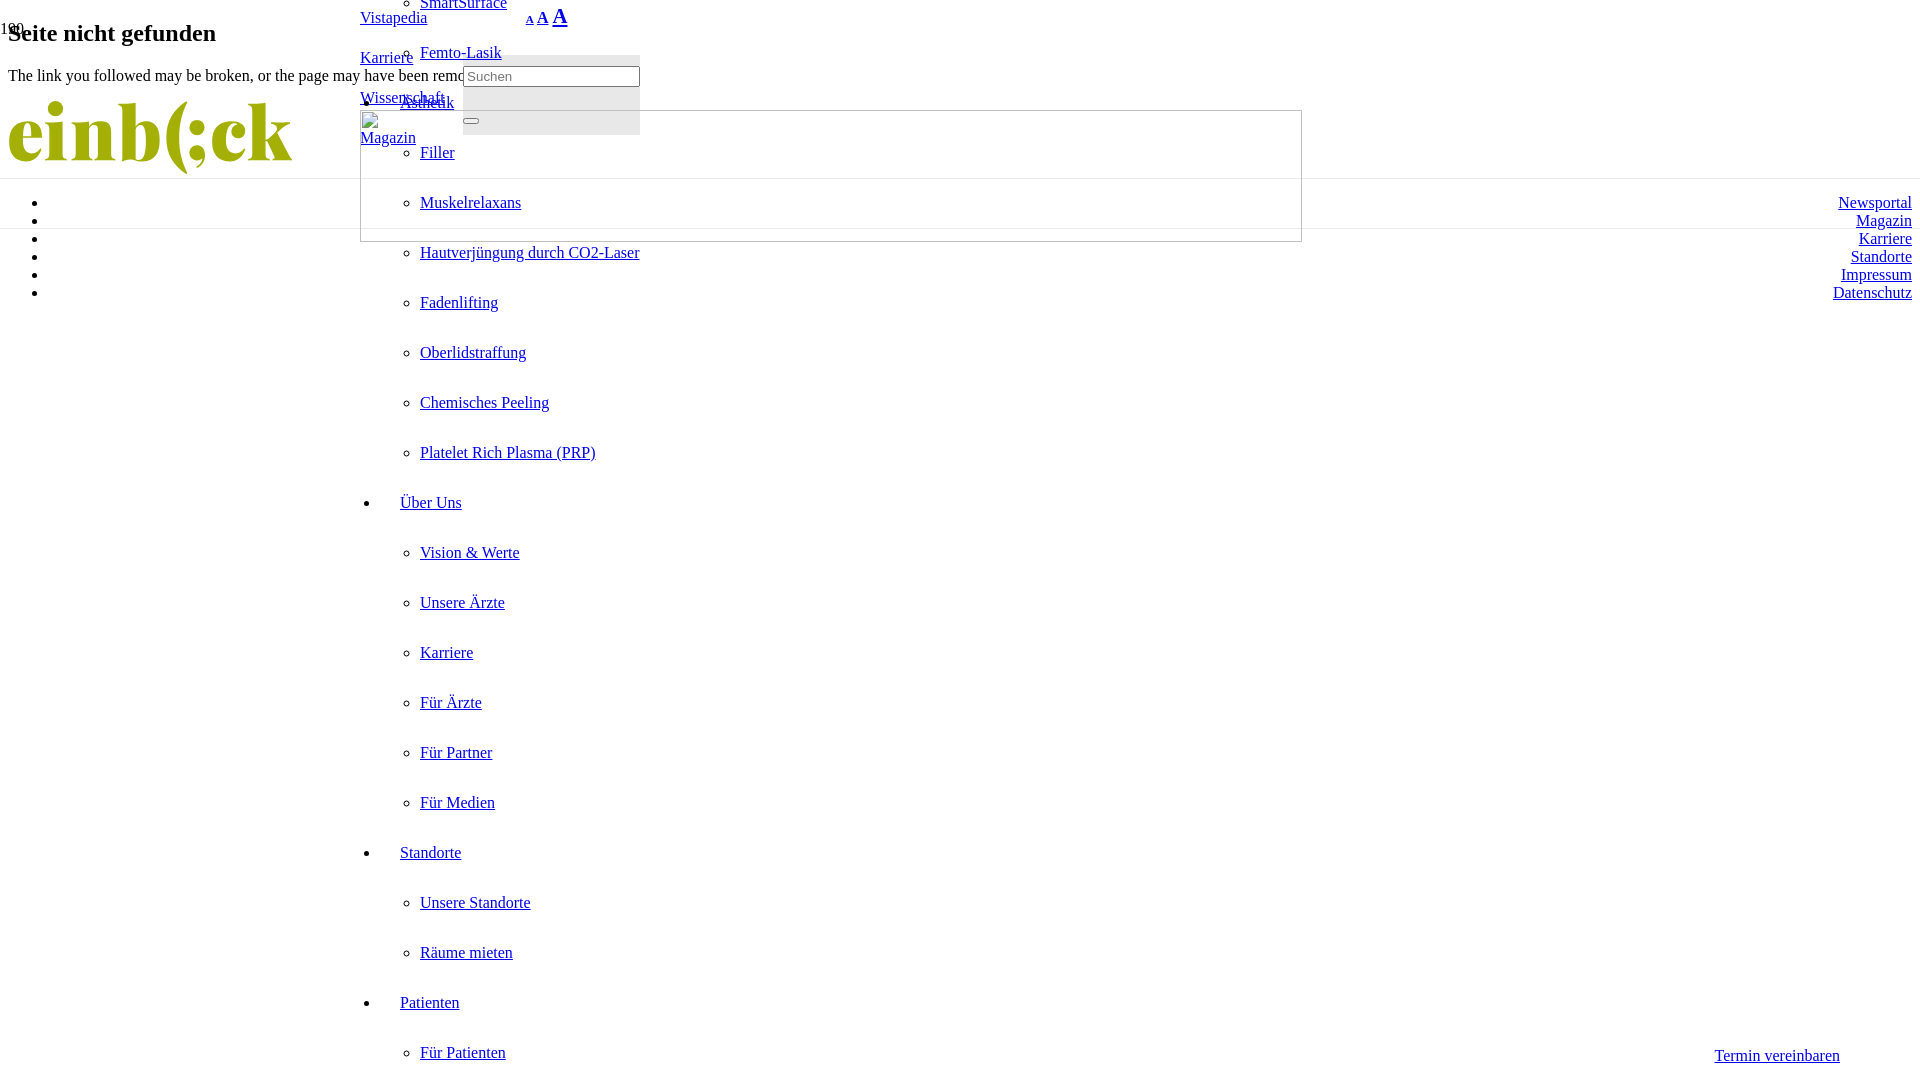 This screenshot has width=1920, height=1080. I want to click on 'Wissenschaft', so click(401, 97).